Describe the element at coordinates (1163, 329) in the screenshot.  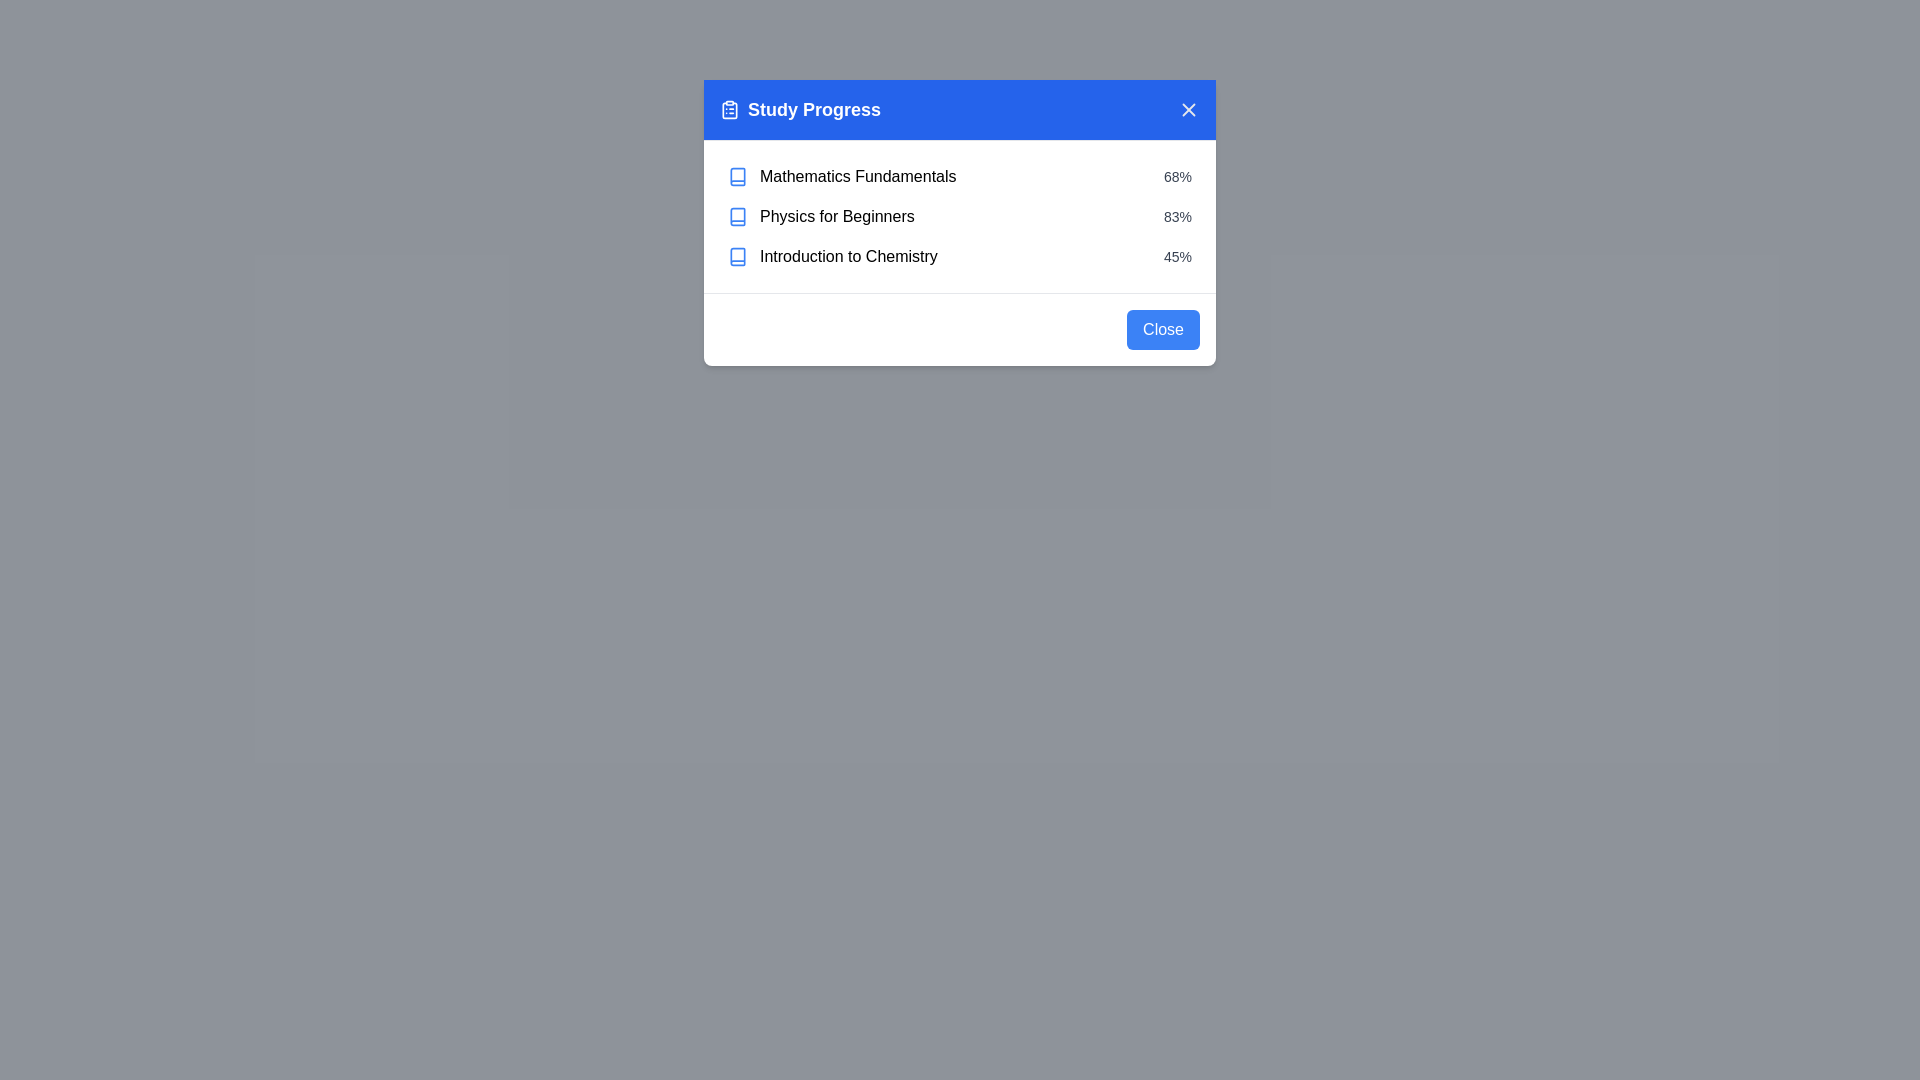
I see `the blue 'Close' button with rounded corners located at the bottom-right corner of the modal dialog` at that location.